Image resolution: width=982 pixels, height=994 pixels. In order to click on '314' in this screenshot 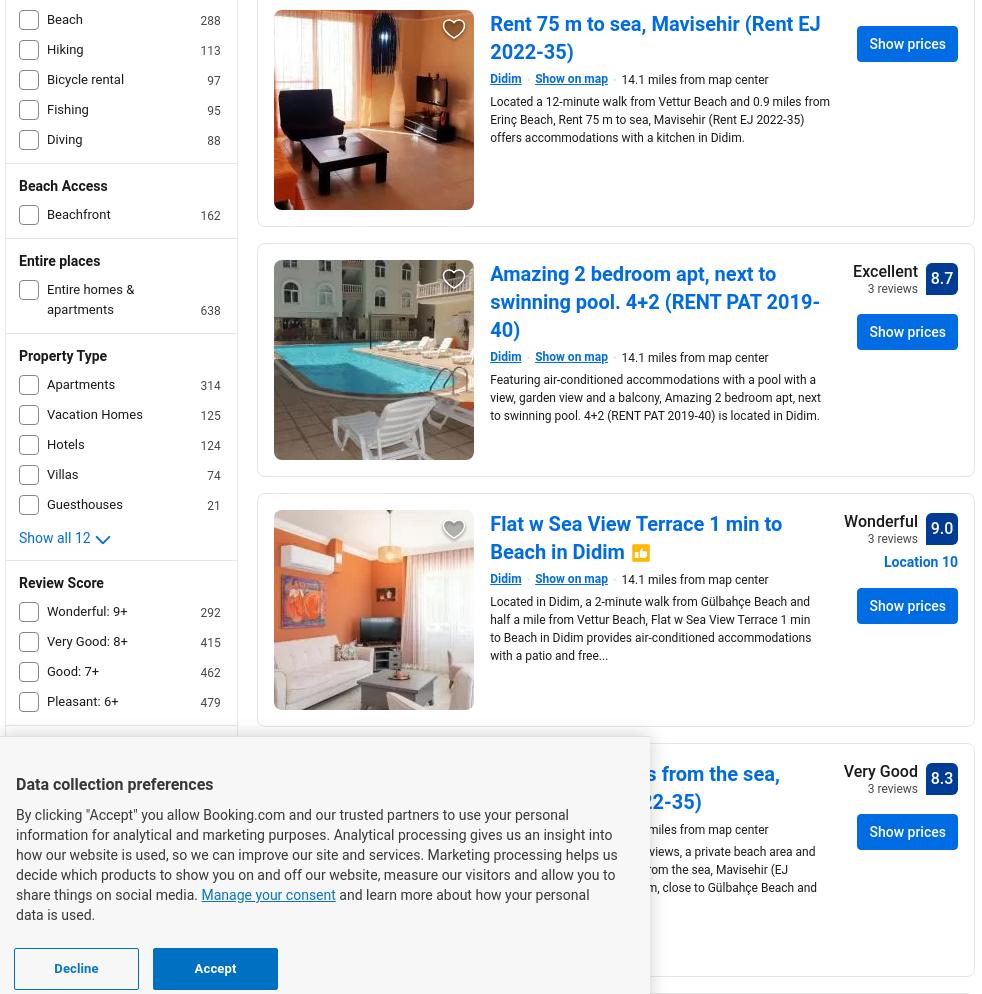, I will do `click(199, 385)`.